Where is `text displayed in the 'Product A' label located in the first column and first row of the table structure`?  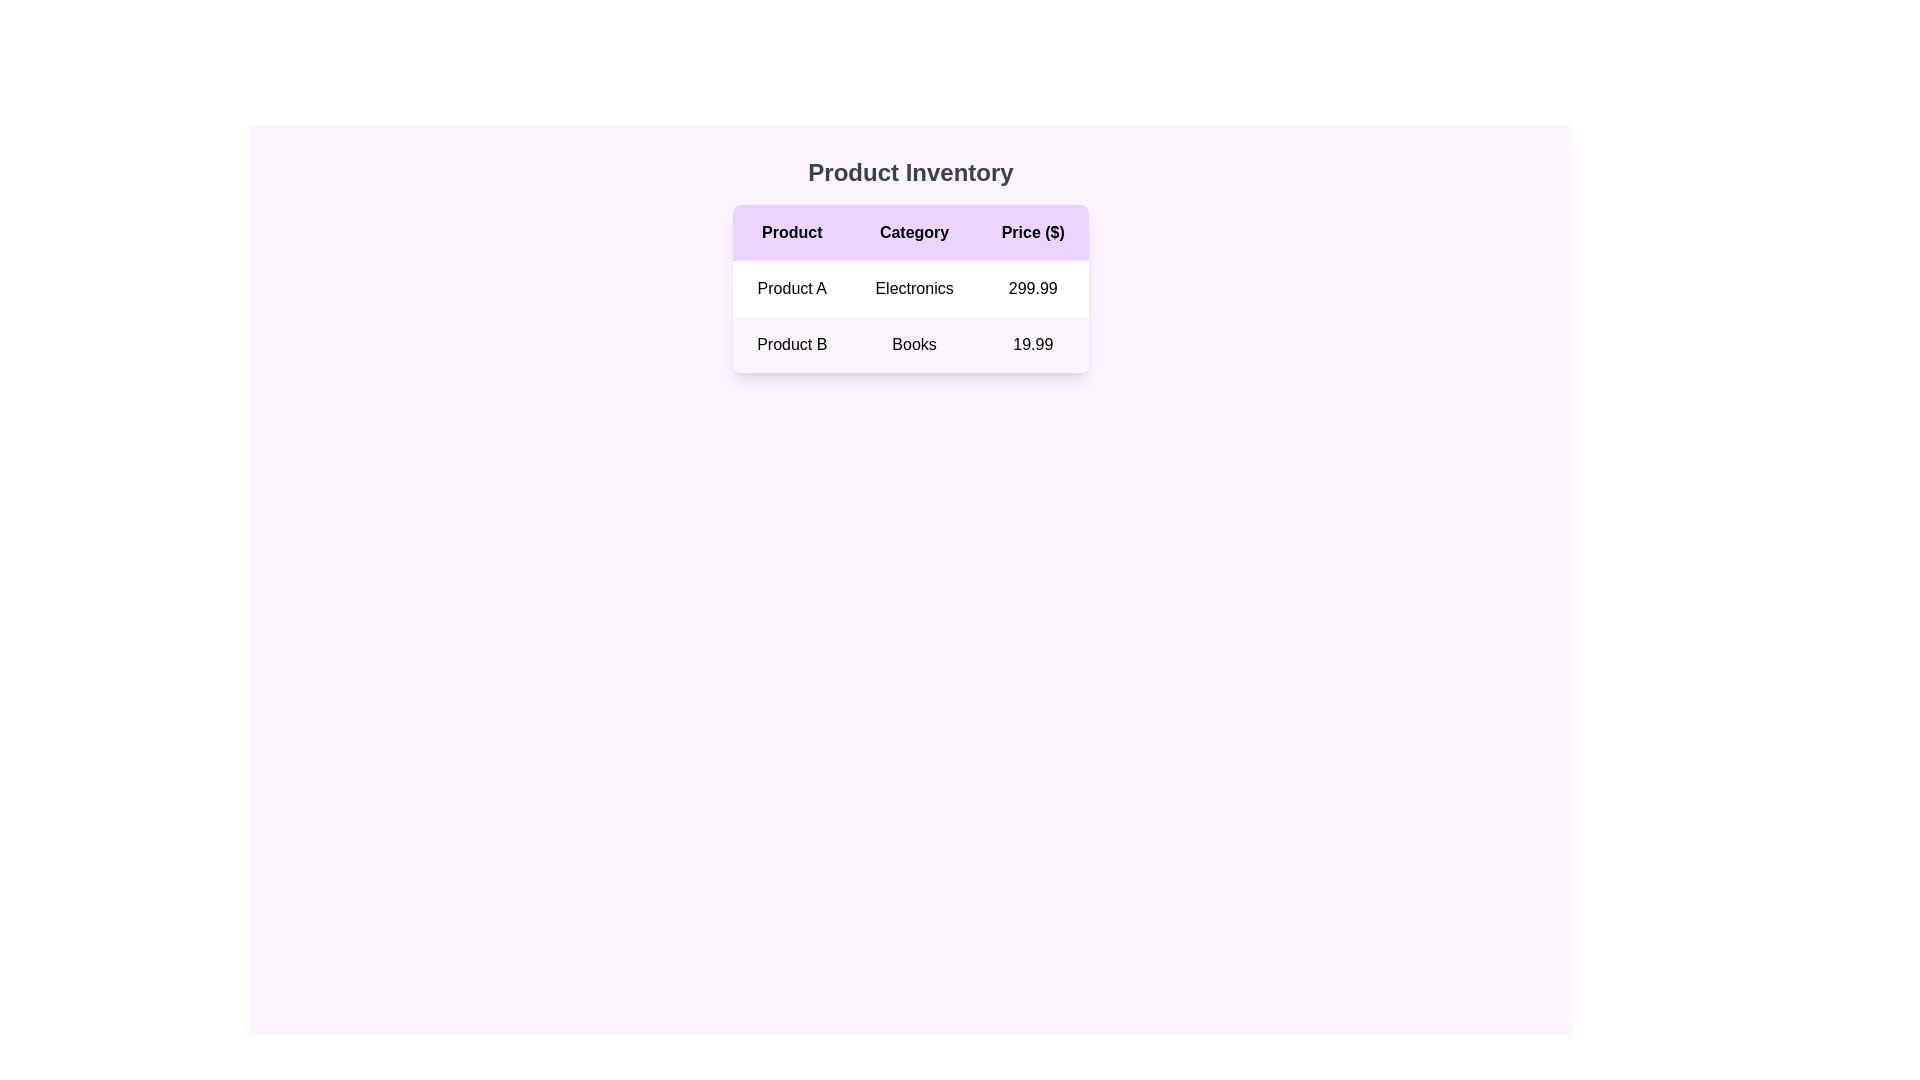
text displayed in the 'Product A' label located in the first column and first row of the table structure is located at coordinates (791, 289).